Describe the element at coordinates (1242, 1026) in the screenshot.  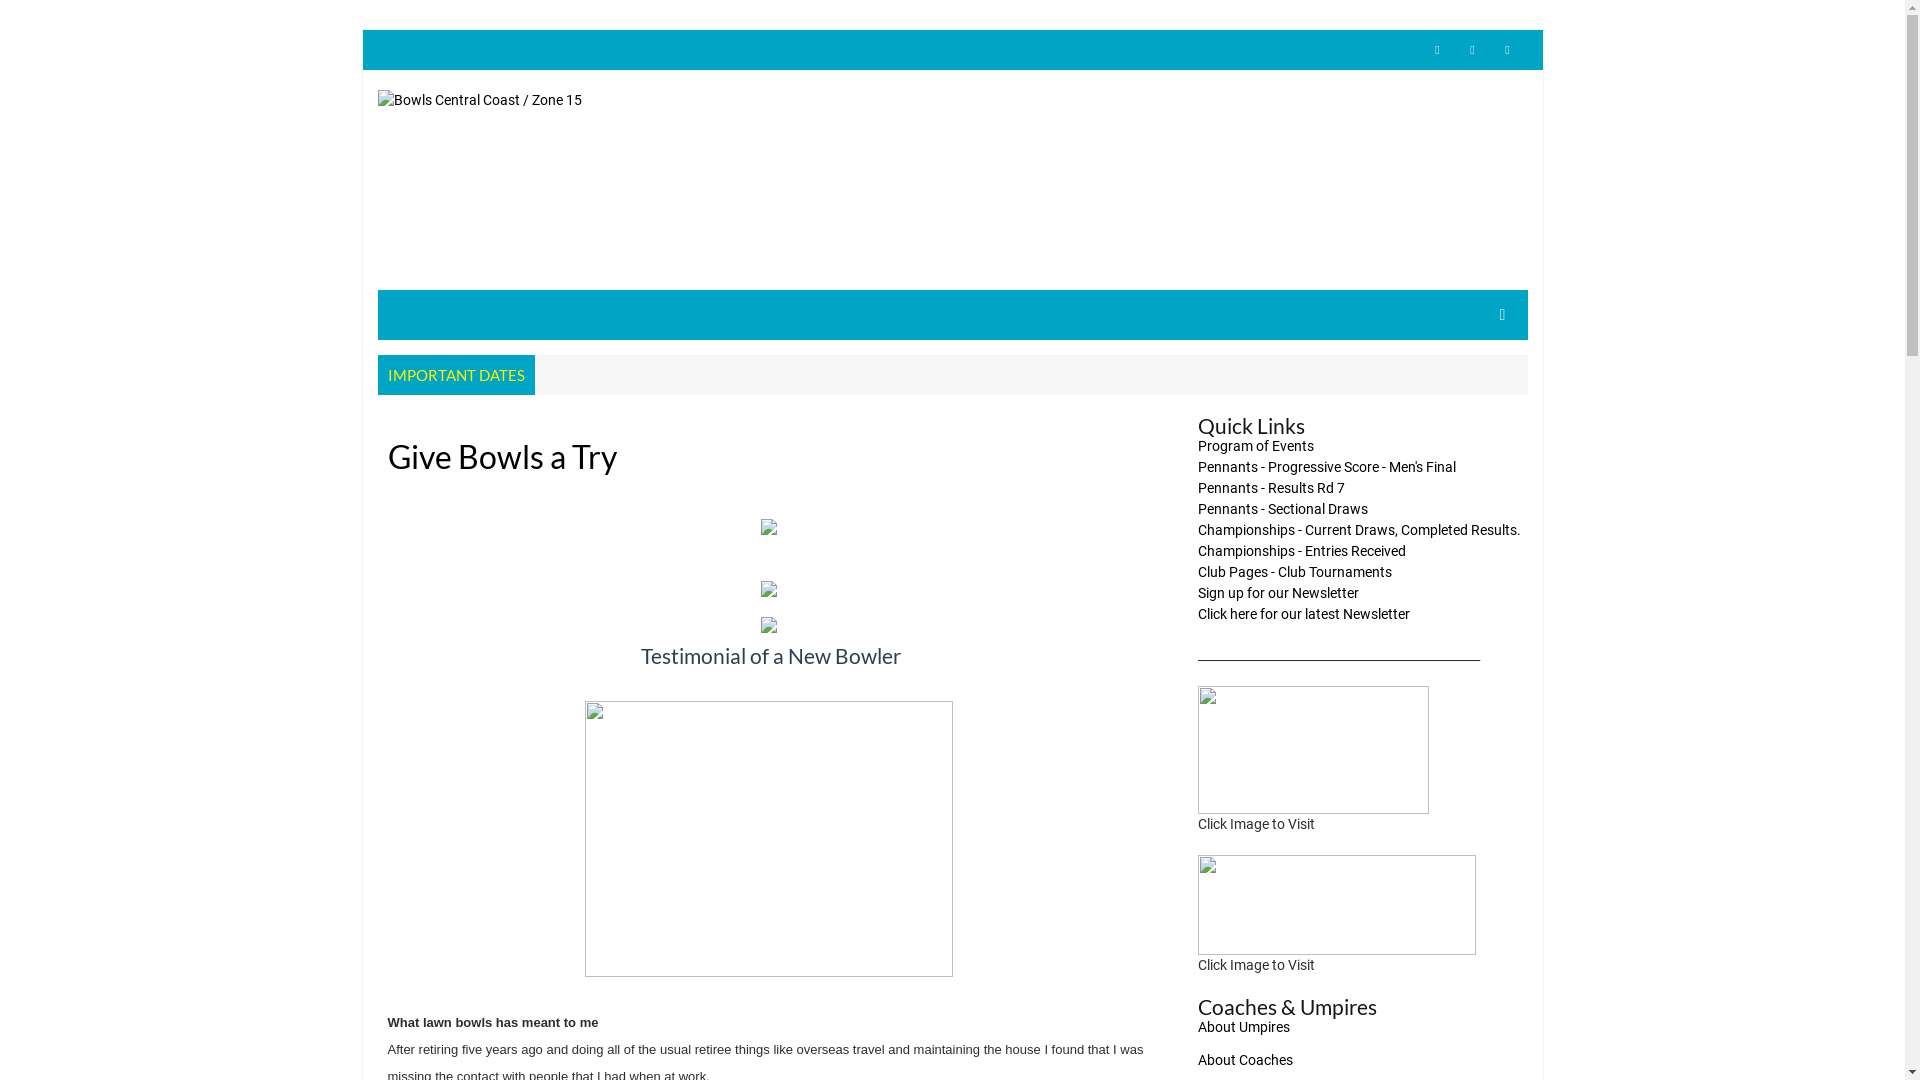
I see `'About Umpires'` at that location.